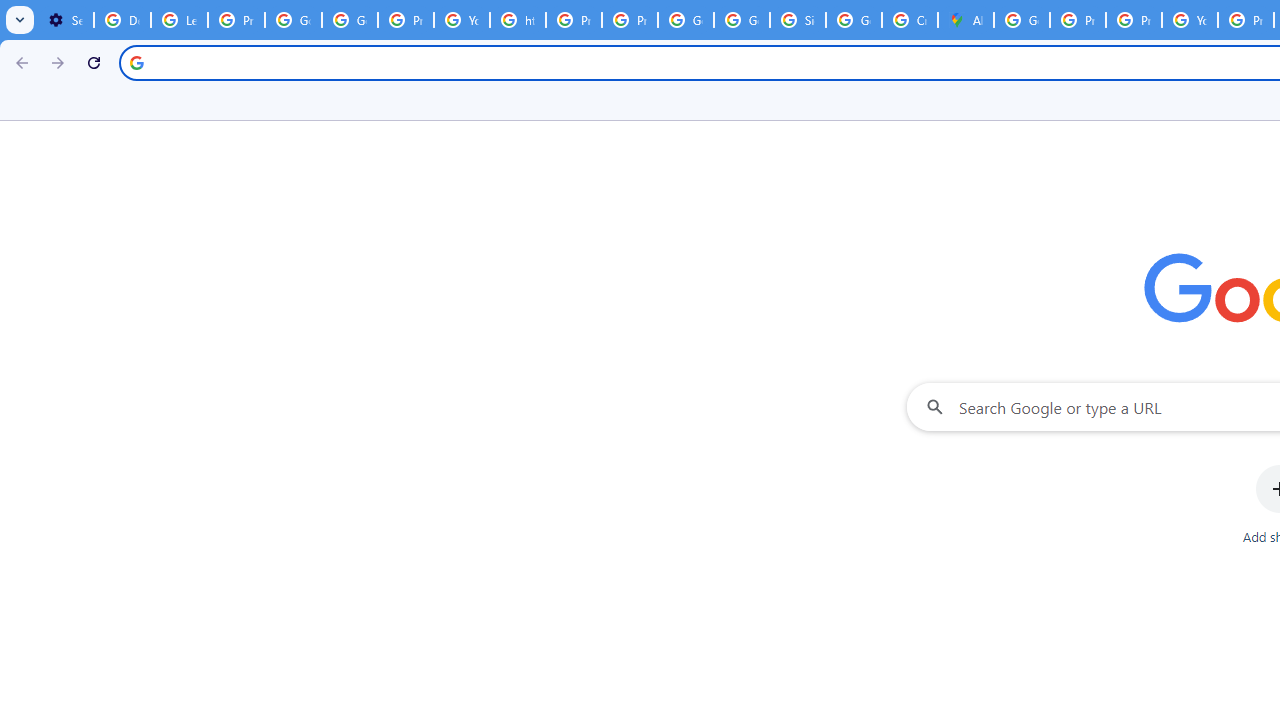  I want to click on 'YouTube', so click(461, 20).